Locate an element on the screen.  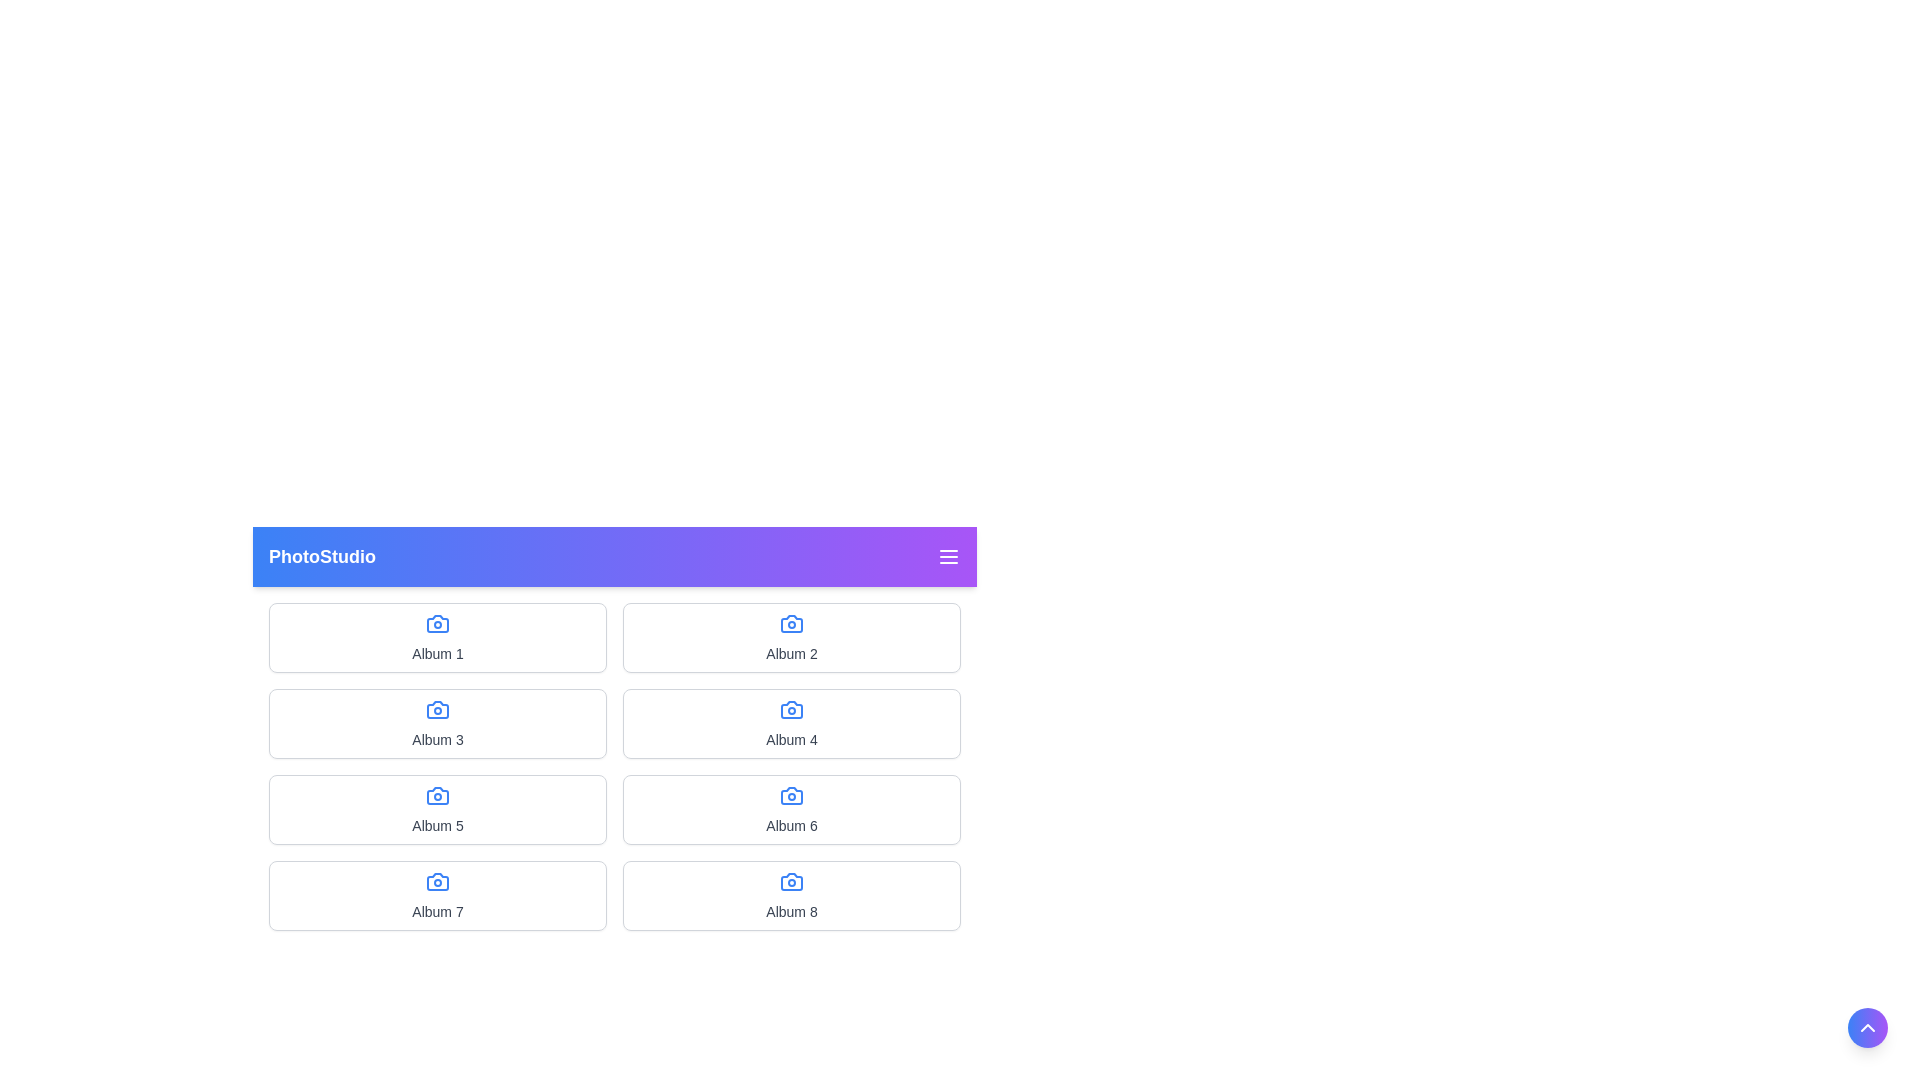
the 'Album 6' clickable album tile, which features a blue camera icon and a gray text label is located at coordinates (791, 810).